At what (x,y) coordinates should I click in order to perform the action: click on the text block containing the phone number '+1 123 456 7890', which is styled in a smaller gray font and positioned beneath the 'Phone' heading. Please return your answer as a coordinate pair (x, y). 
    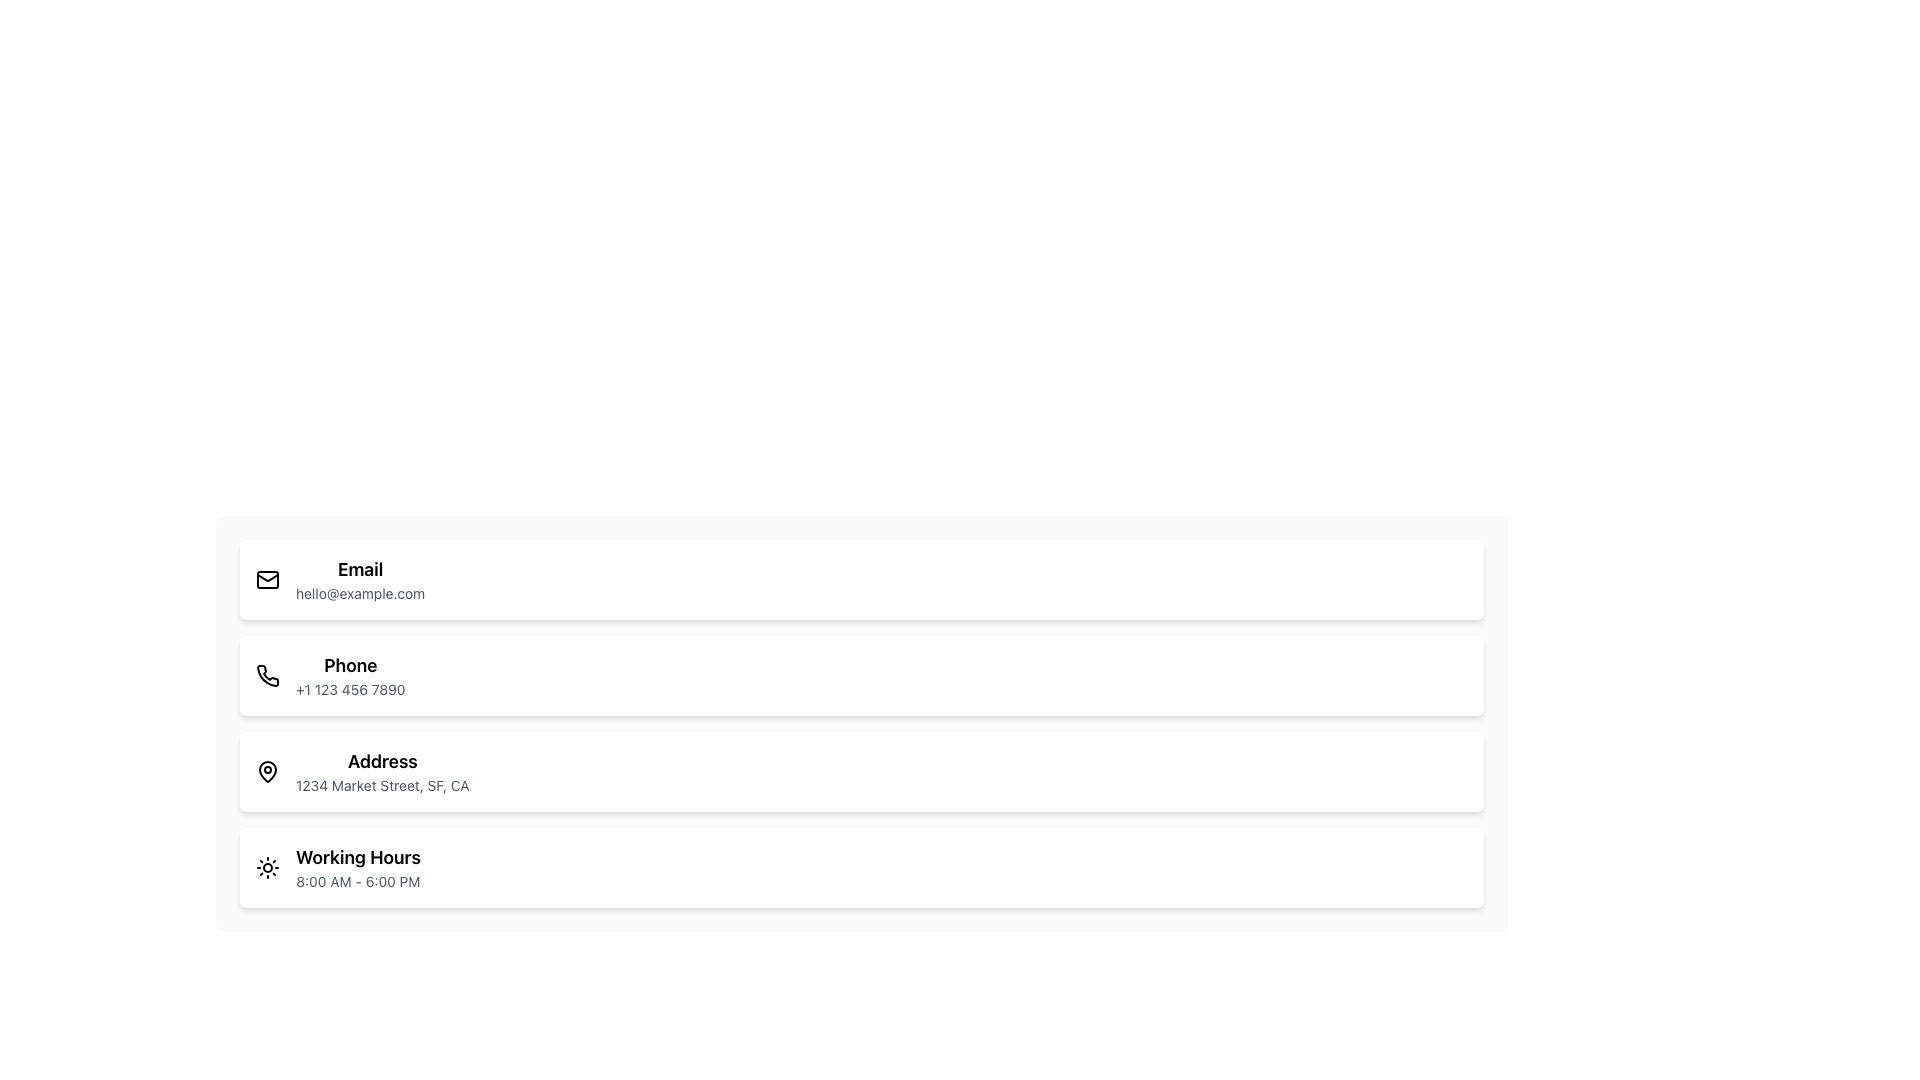
    Looking at the image, I should click on (350, 689).